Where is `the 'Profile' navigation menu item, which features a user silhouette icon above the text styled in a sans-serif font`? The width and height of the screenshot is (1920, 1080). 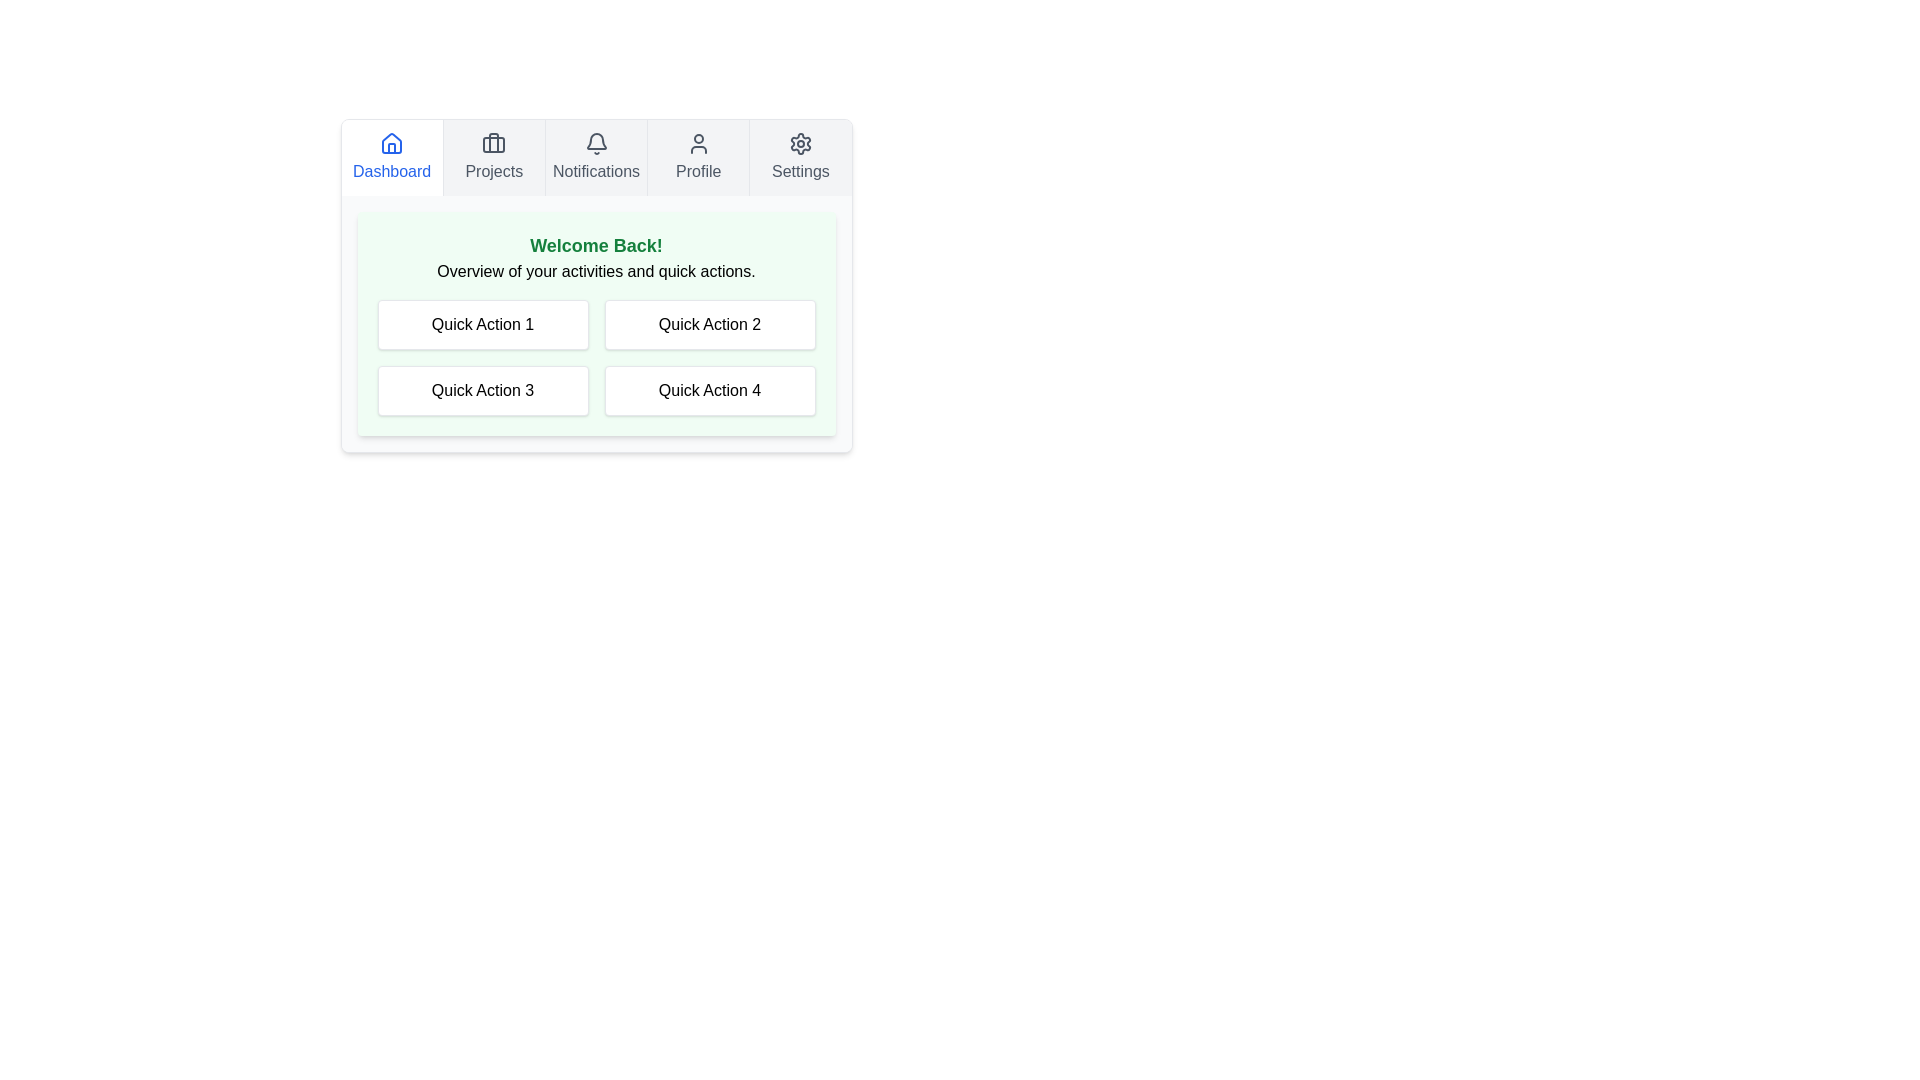
the 'Profile' navigation menu item, which features a user silhouette icon above the text styled in a sans-serif font is located at coordinates (698, 157).